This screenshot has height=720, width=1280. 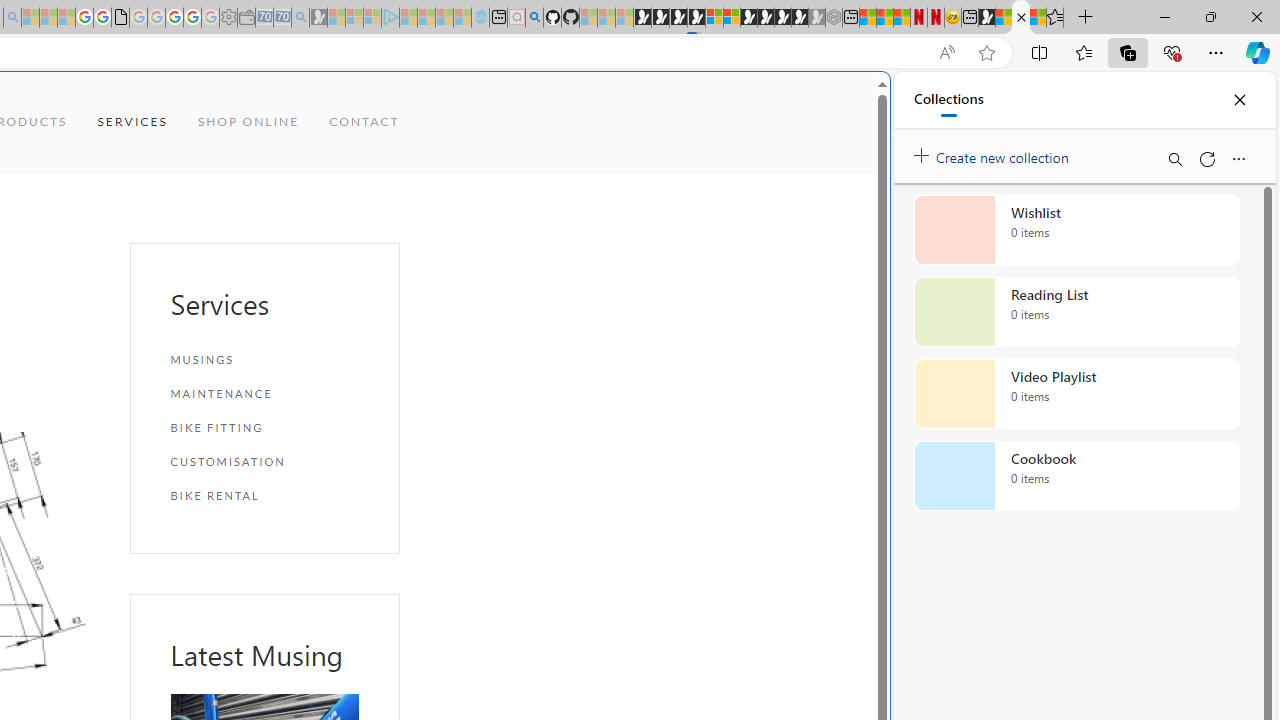 What do you see at coordinates (364, 122) in the screenshot?
I see `'CONTACT'` at bounding box center [364, 122].